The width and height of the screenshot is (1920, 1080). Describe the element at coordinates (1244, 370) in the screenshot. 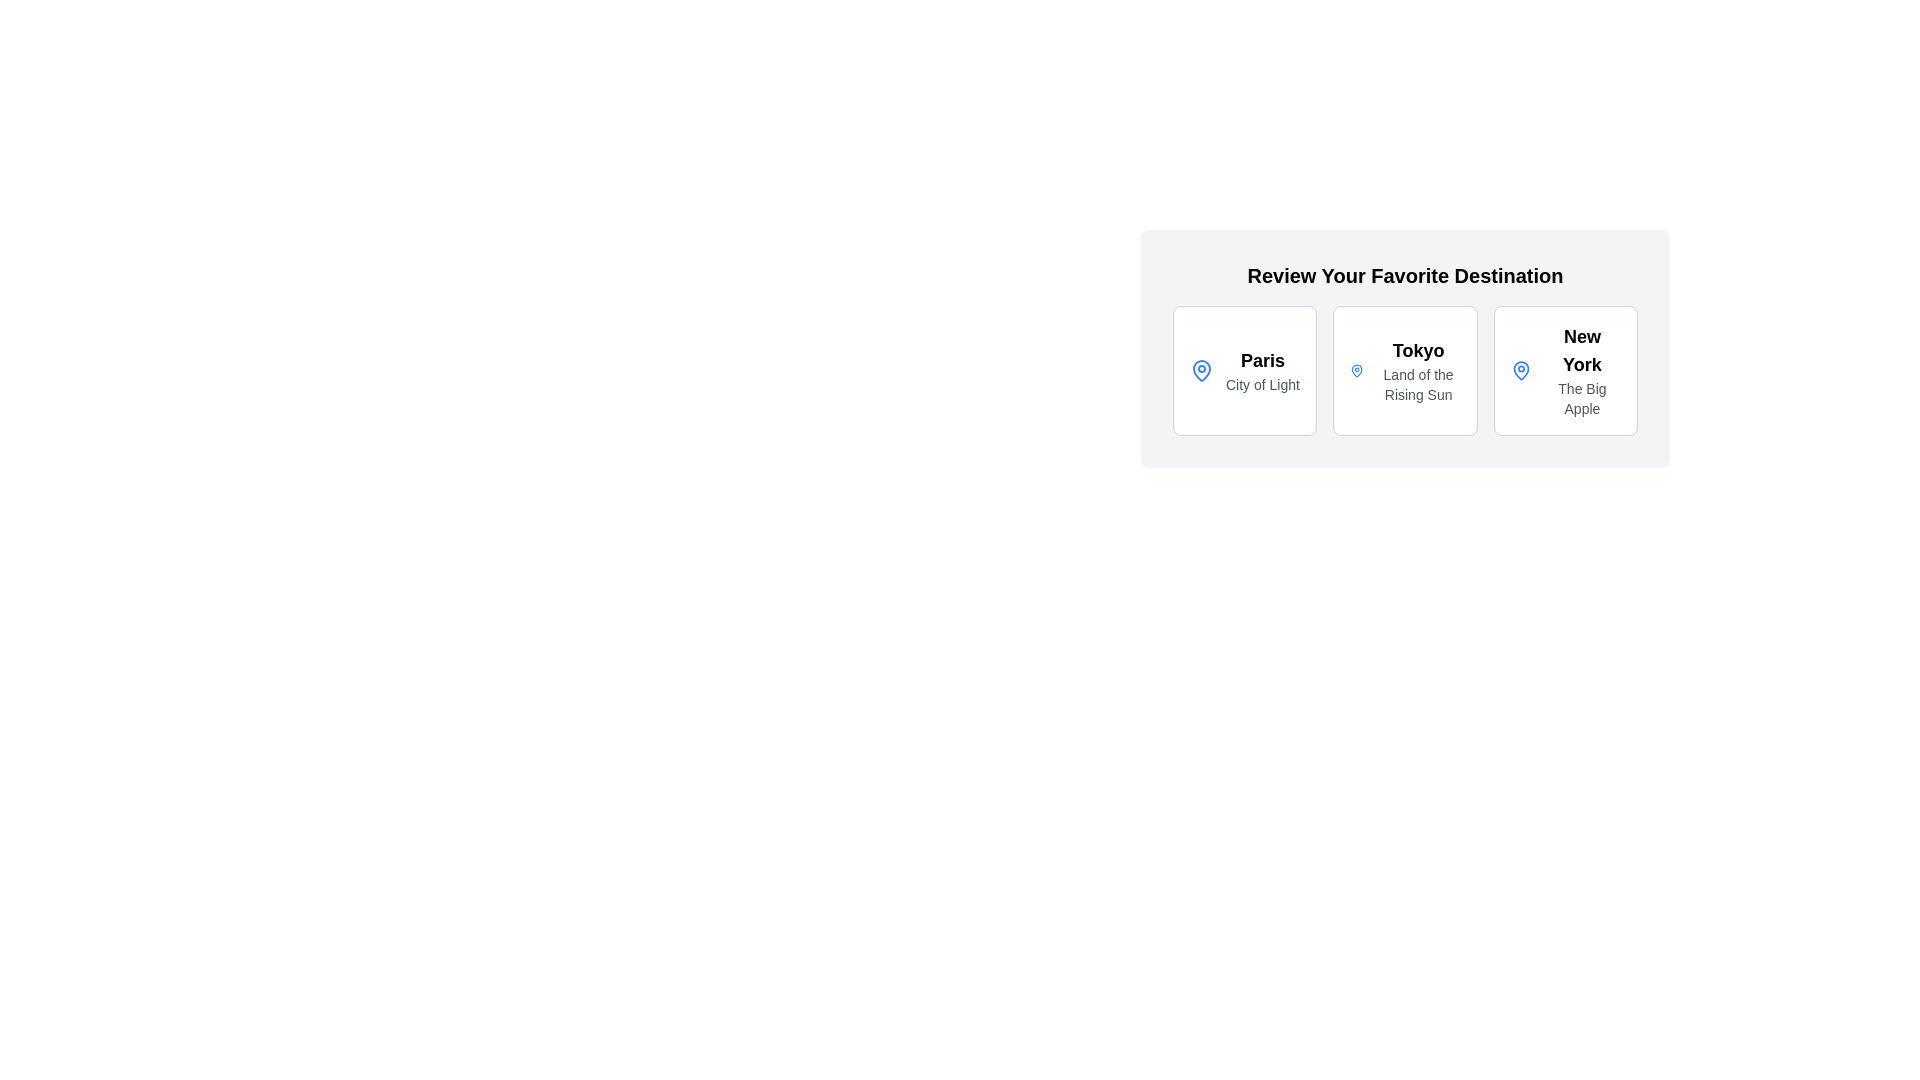

I see `the card-like button that features a blue map pin icon and the text 'Paris' in bold, located in the center-right area of the interface` at that location.